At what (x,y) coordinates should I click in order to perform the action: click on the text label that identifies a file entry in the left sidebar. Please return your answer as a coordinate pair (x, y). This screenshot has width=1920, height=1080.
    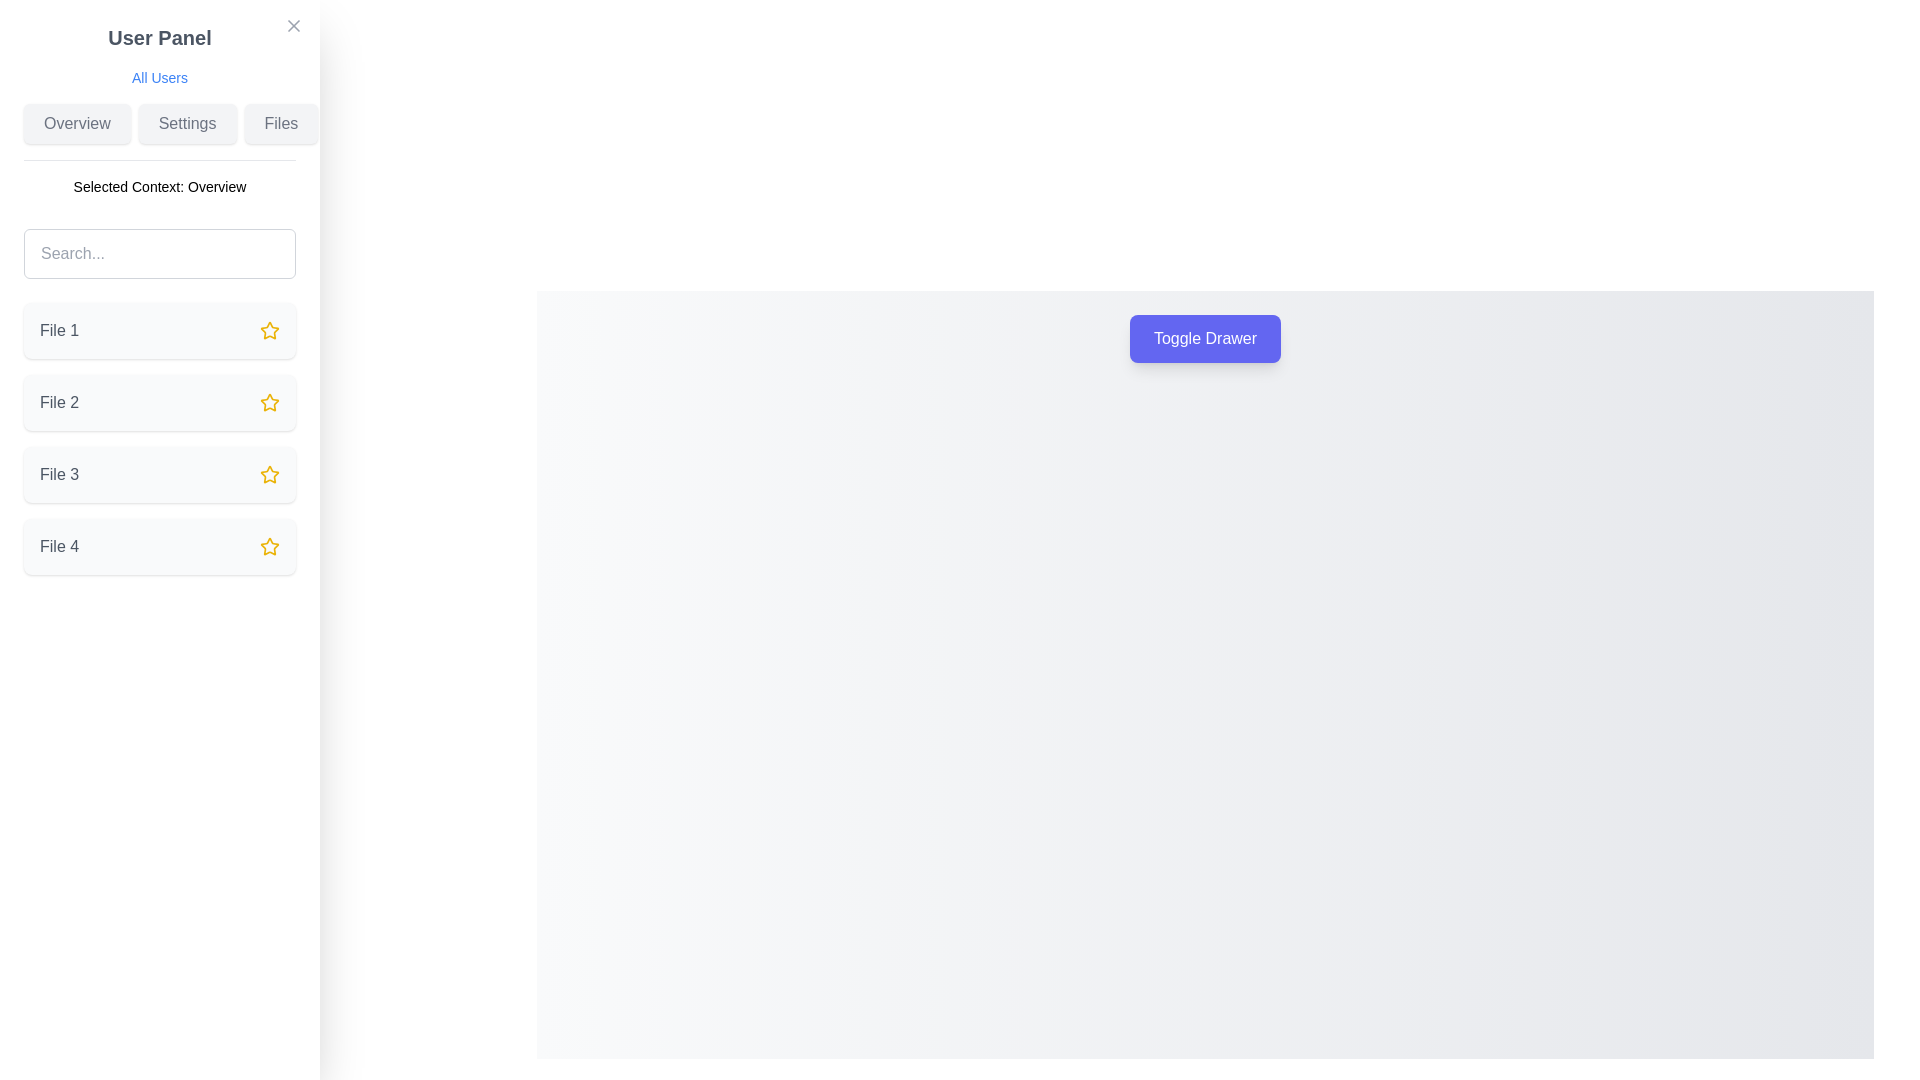
    Looking at the image, I should click on (59, 547).